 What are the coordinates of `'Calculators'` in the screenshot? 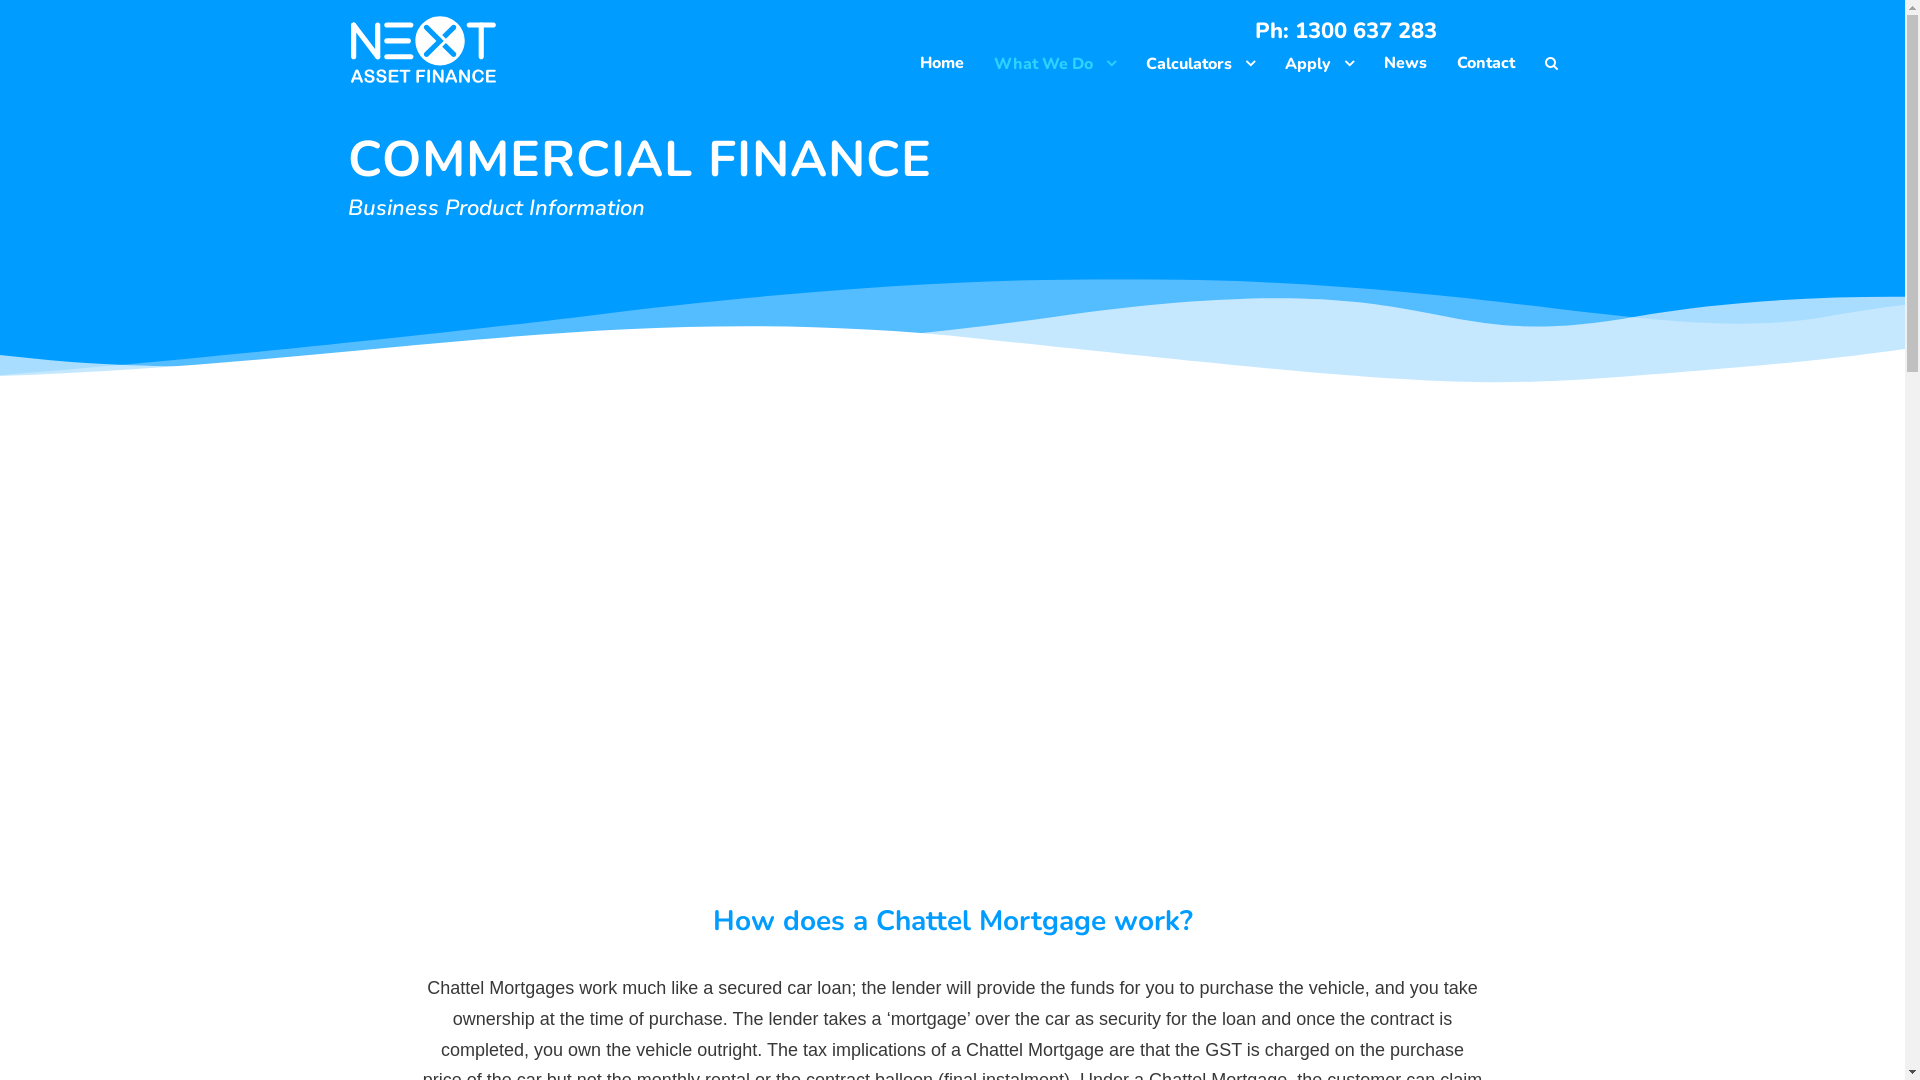 It's located at (1200, 68).